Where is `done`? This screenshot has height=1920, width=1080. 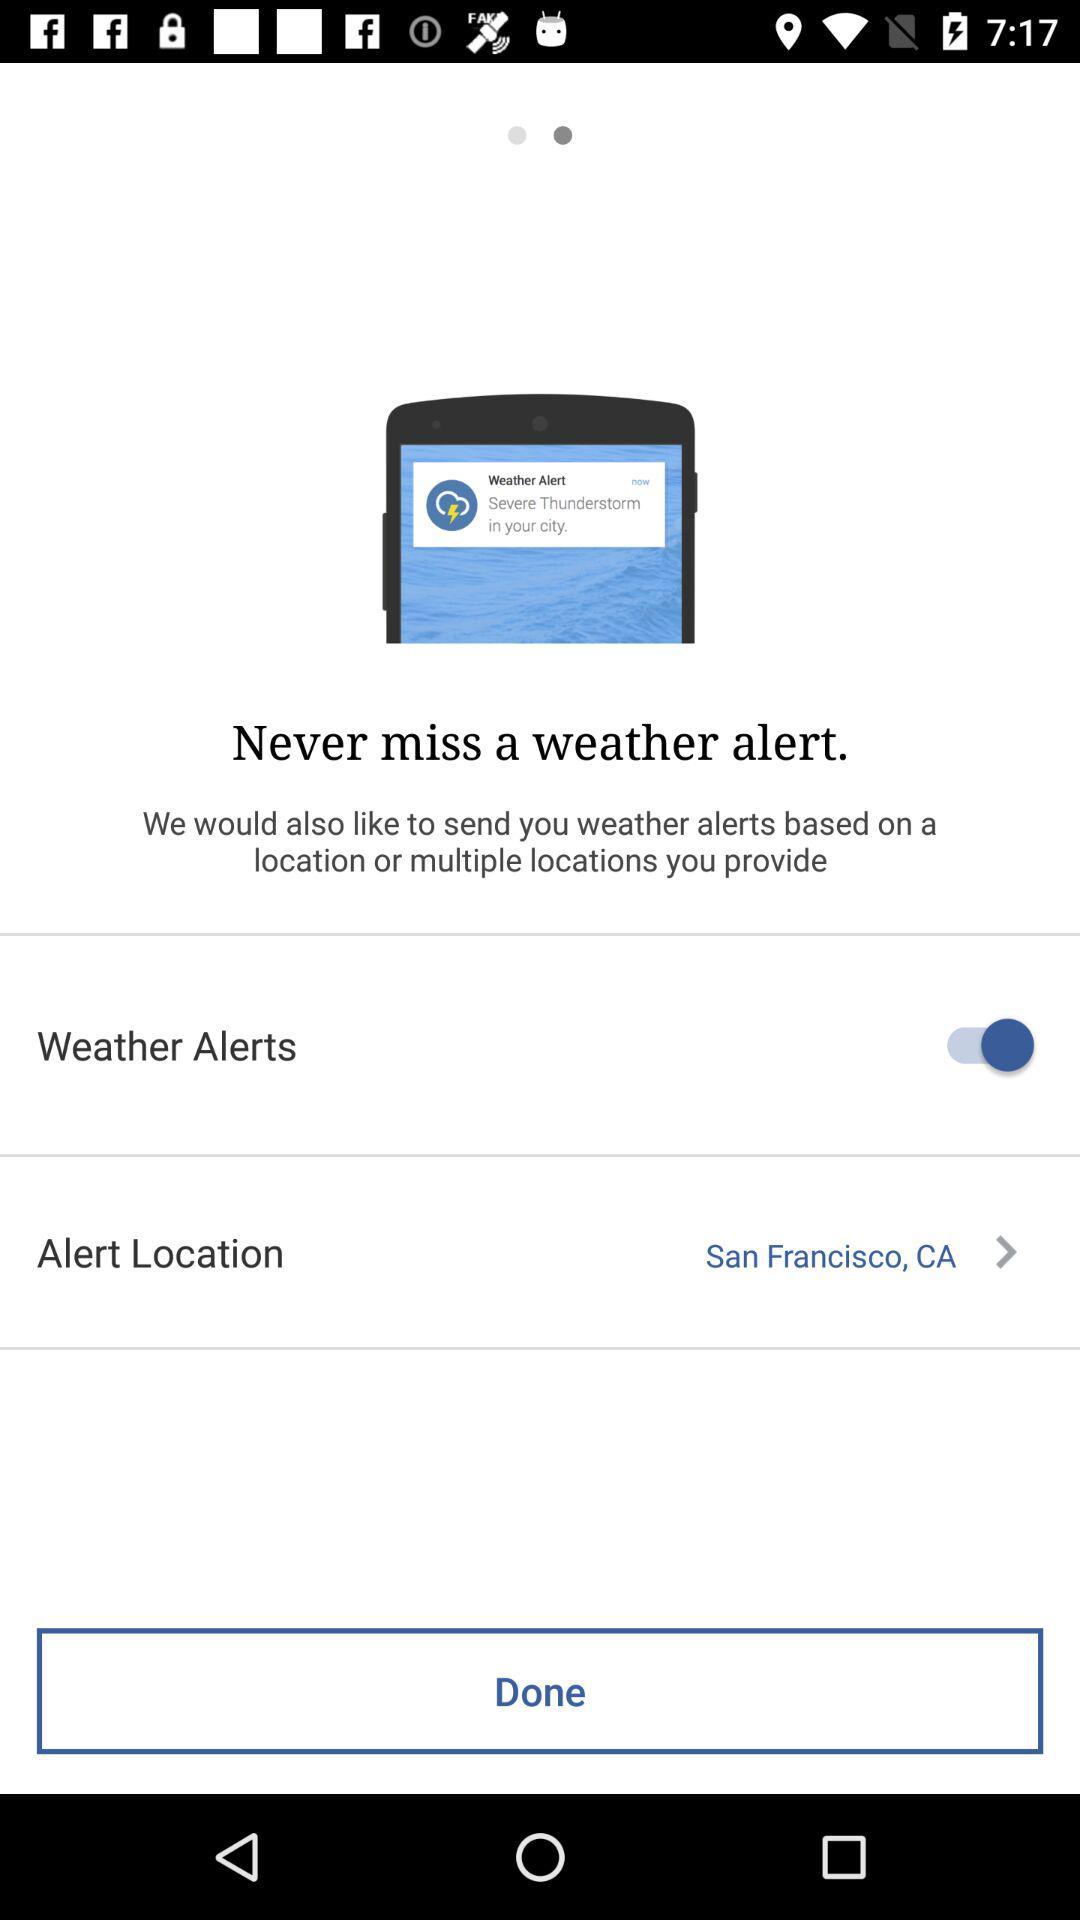
done is located at coordinates (540, 1690).